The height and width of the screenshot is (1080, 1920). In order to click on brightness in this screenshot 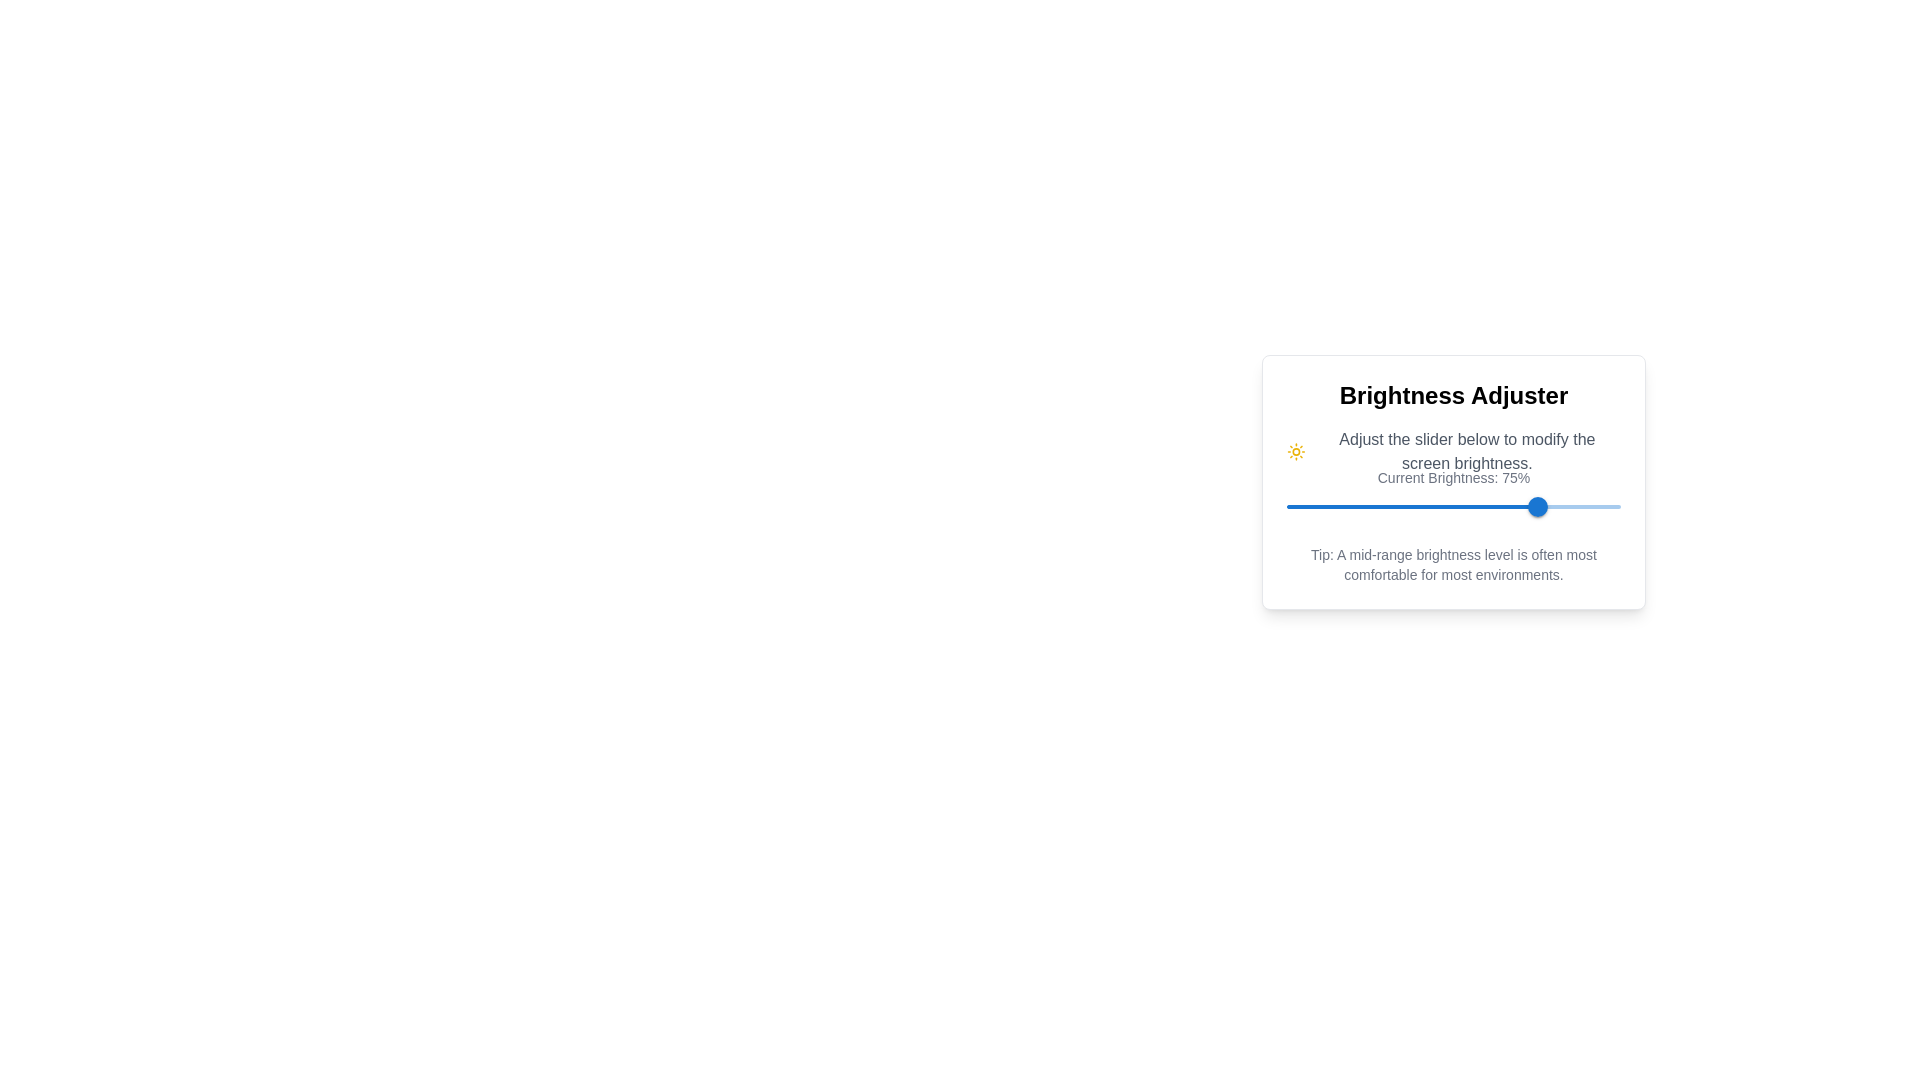, I will do `click(1409, 505)`.